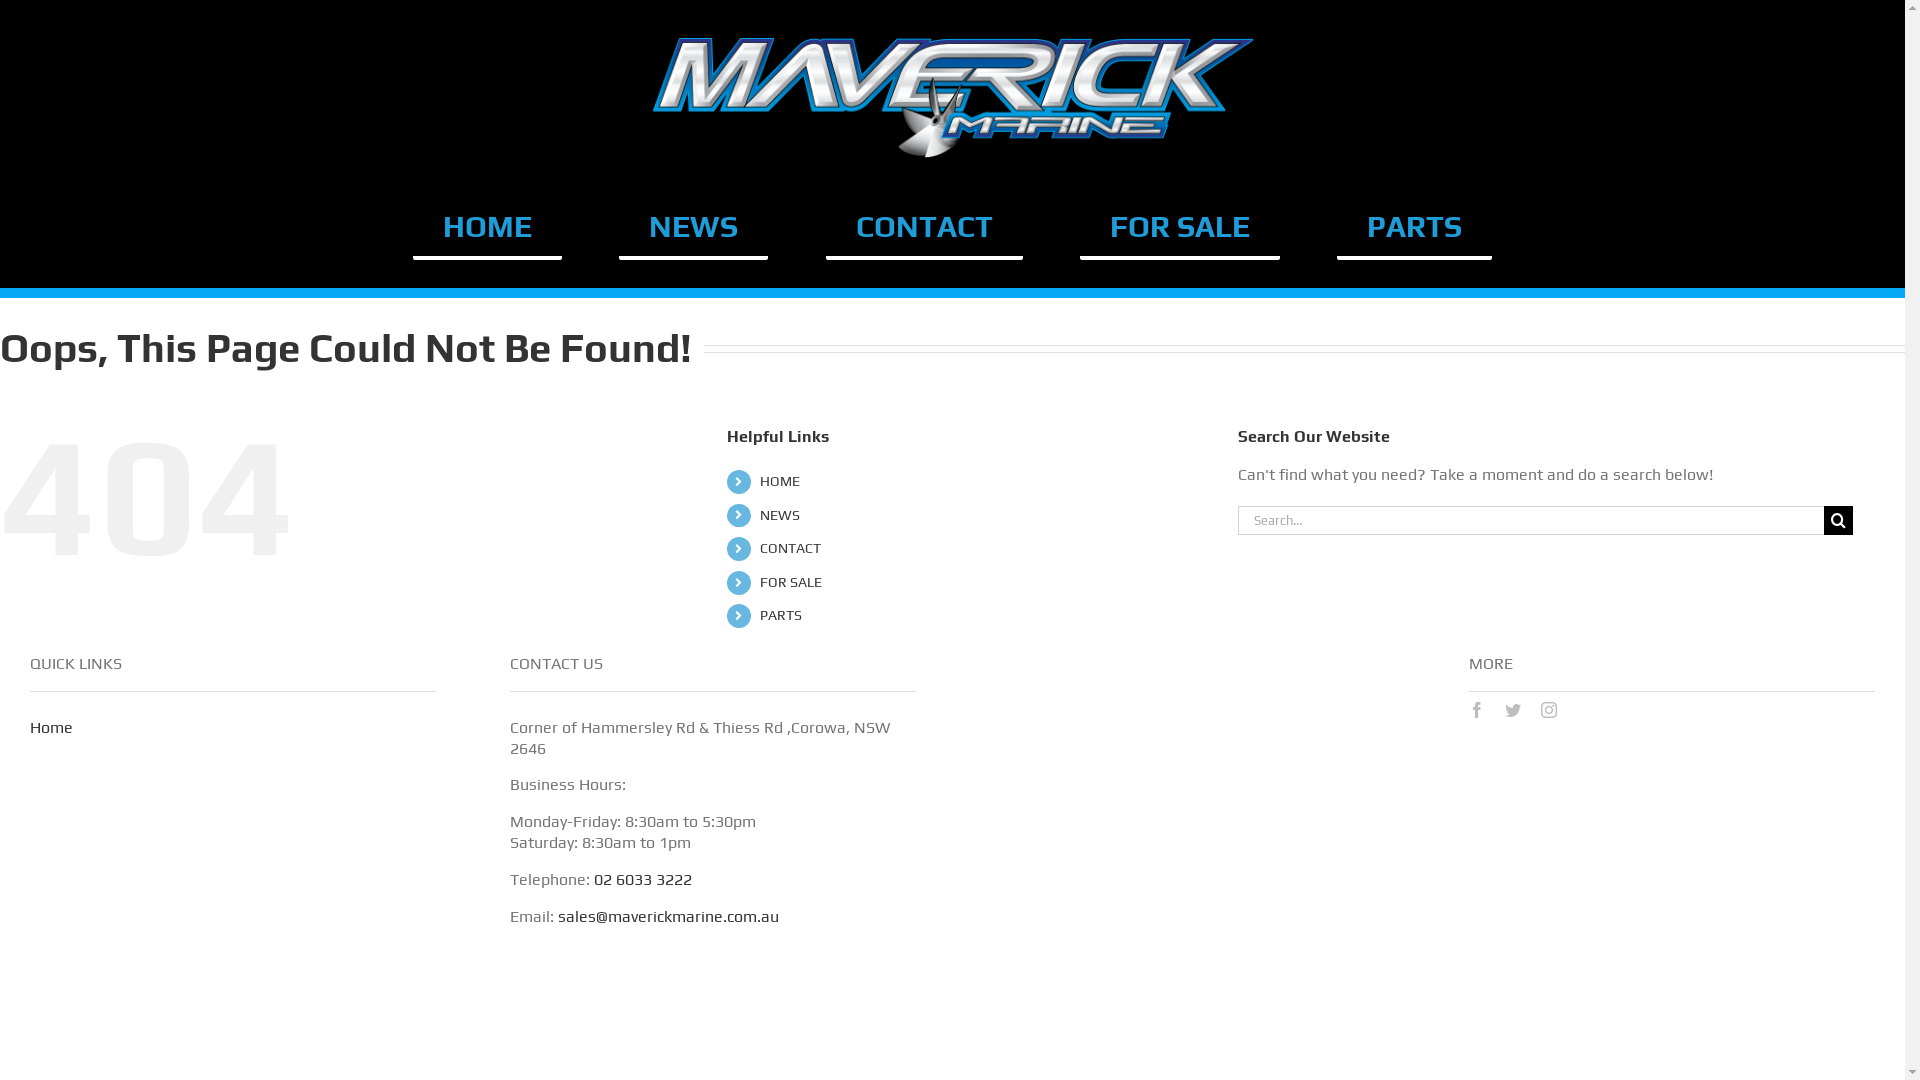  I want to click on 'HOME', so click(778, 481).